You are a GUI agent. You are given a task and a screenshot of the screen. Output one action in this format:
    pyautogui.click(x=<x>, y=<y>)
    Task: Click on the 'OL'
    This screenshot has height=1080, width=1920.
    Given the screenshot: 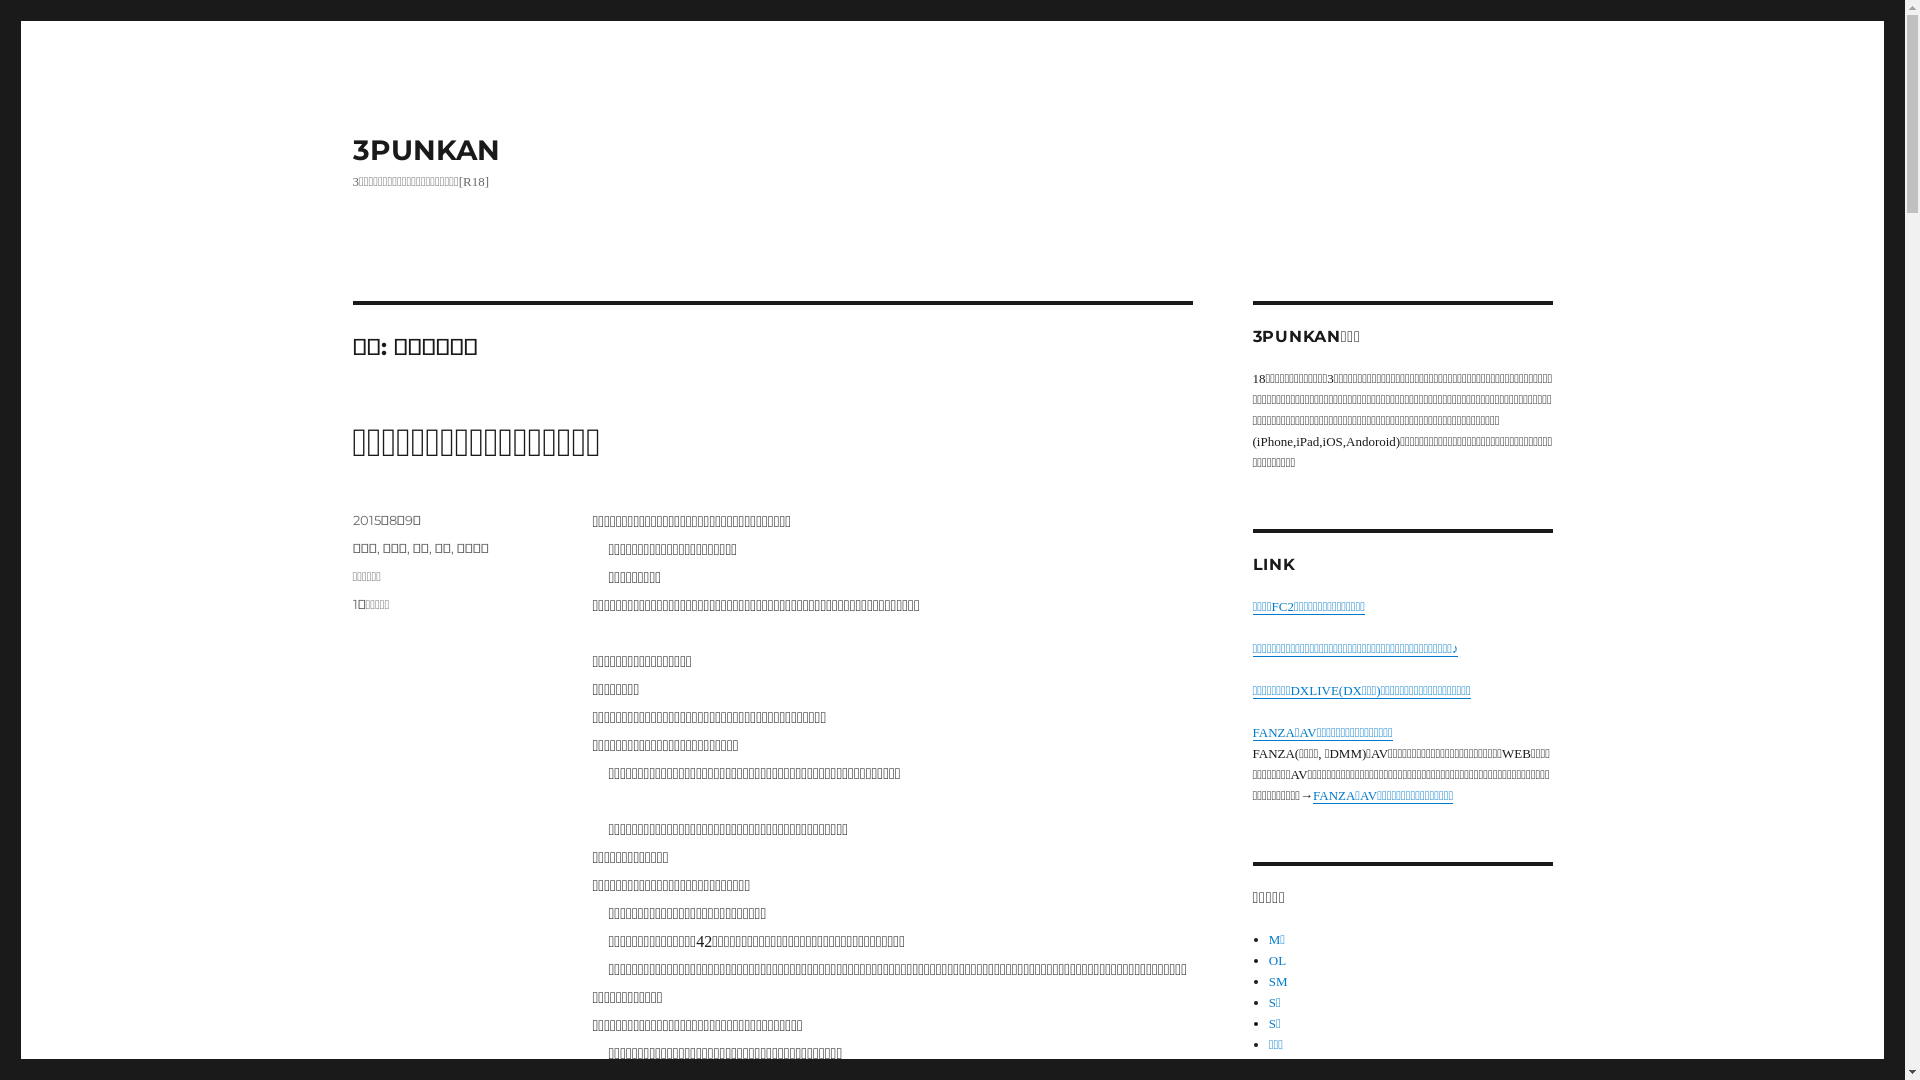 What is the action you would take?
    pyautogui.click(x=1276, y=959)
    